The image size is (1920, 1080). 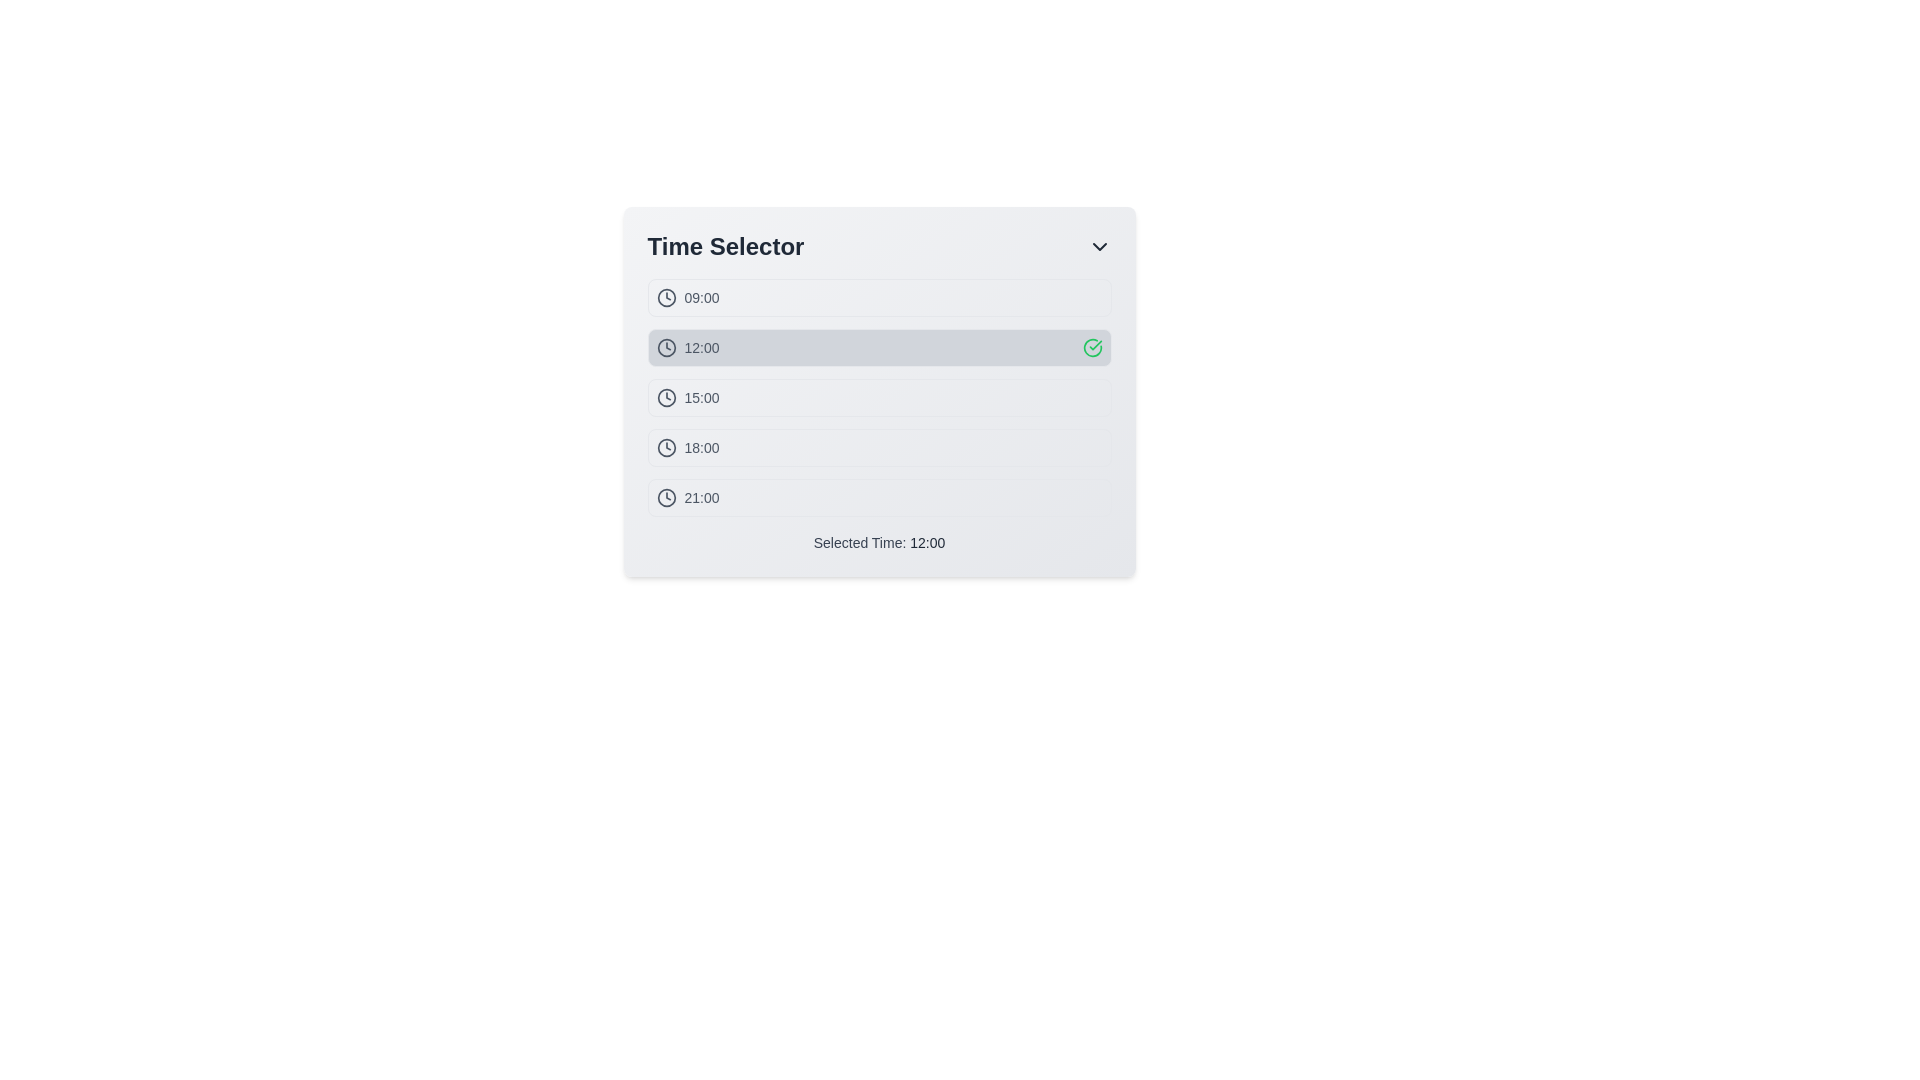 What do you see at coordinates (666, 446) in the screenshot?
I see `the time icon located in the fourth row of the time selection interface, positioned to the left of the '18:00' text` at bounding box center [666, 446].